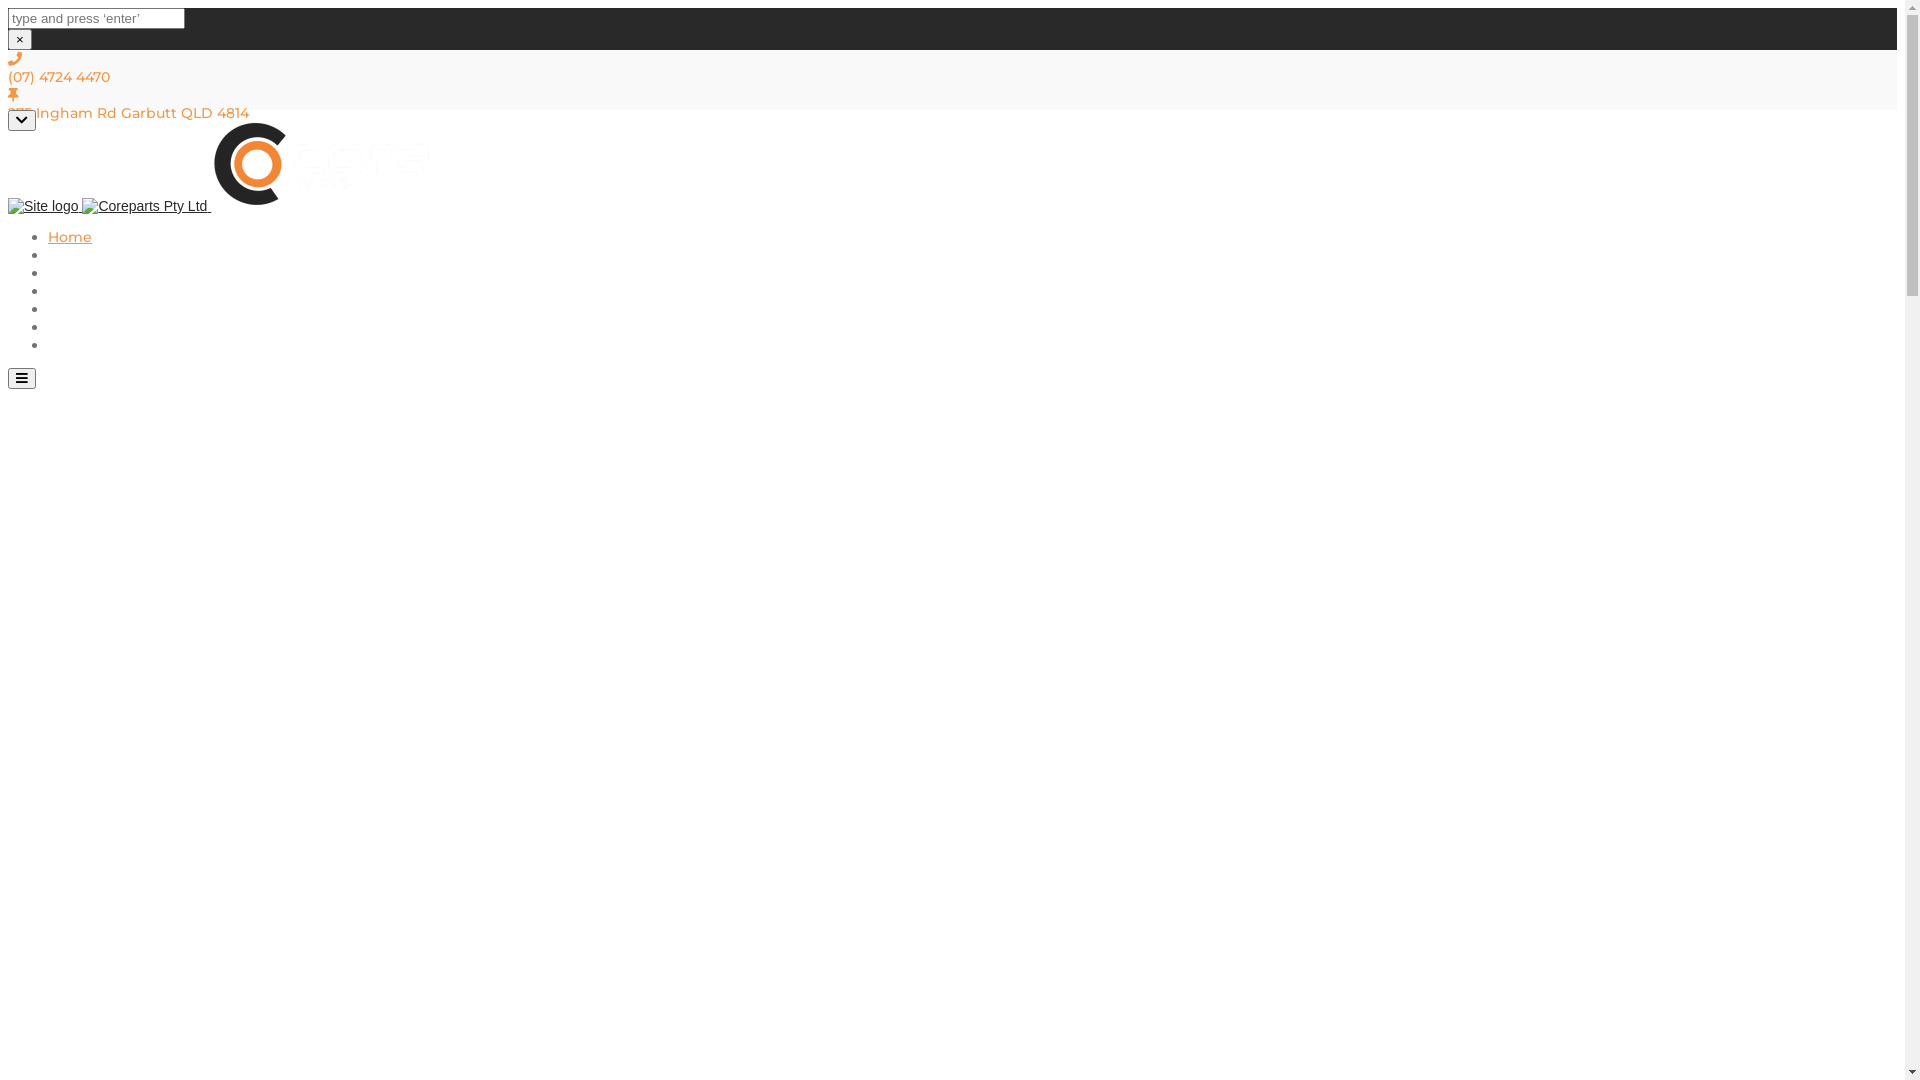 The height and width of the screenshot is (1080, 1920). I want to click on 'Close top bar', so click(22, 120).